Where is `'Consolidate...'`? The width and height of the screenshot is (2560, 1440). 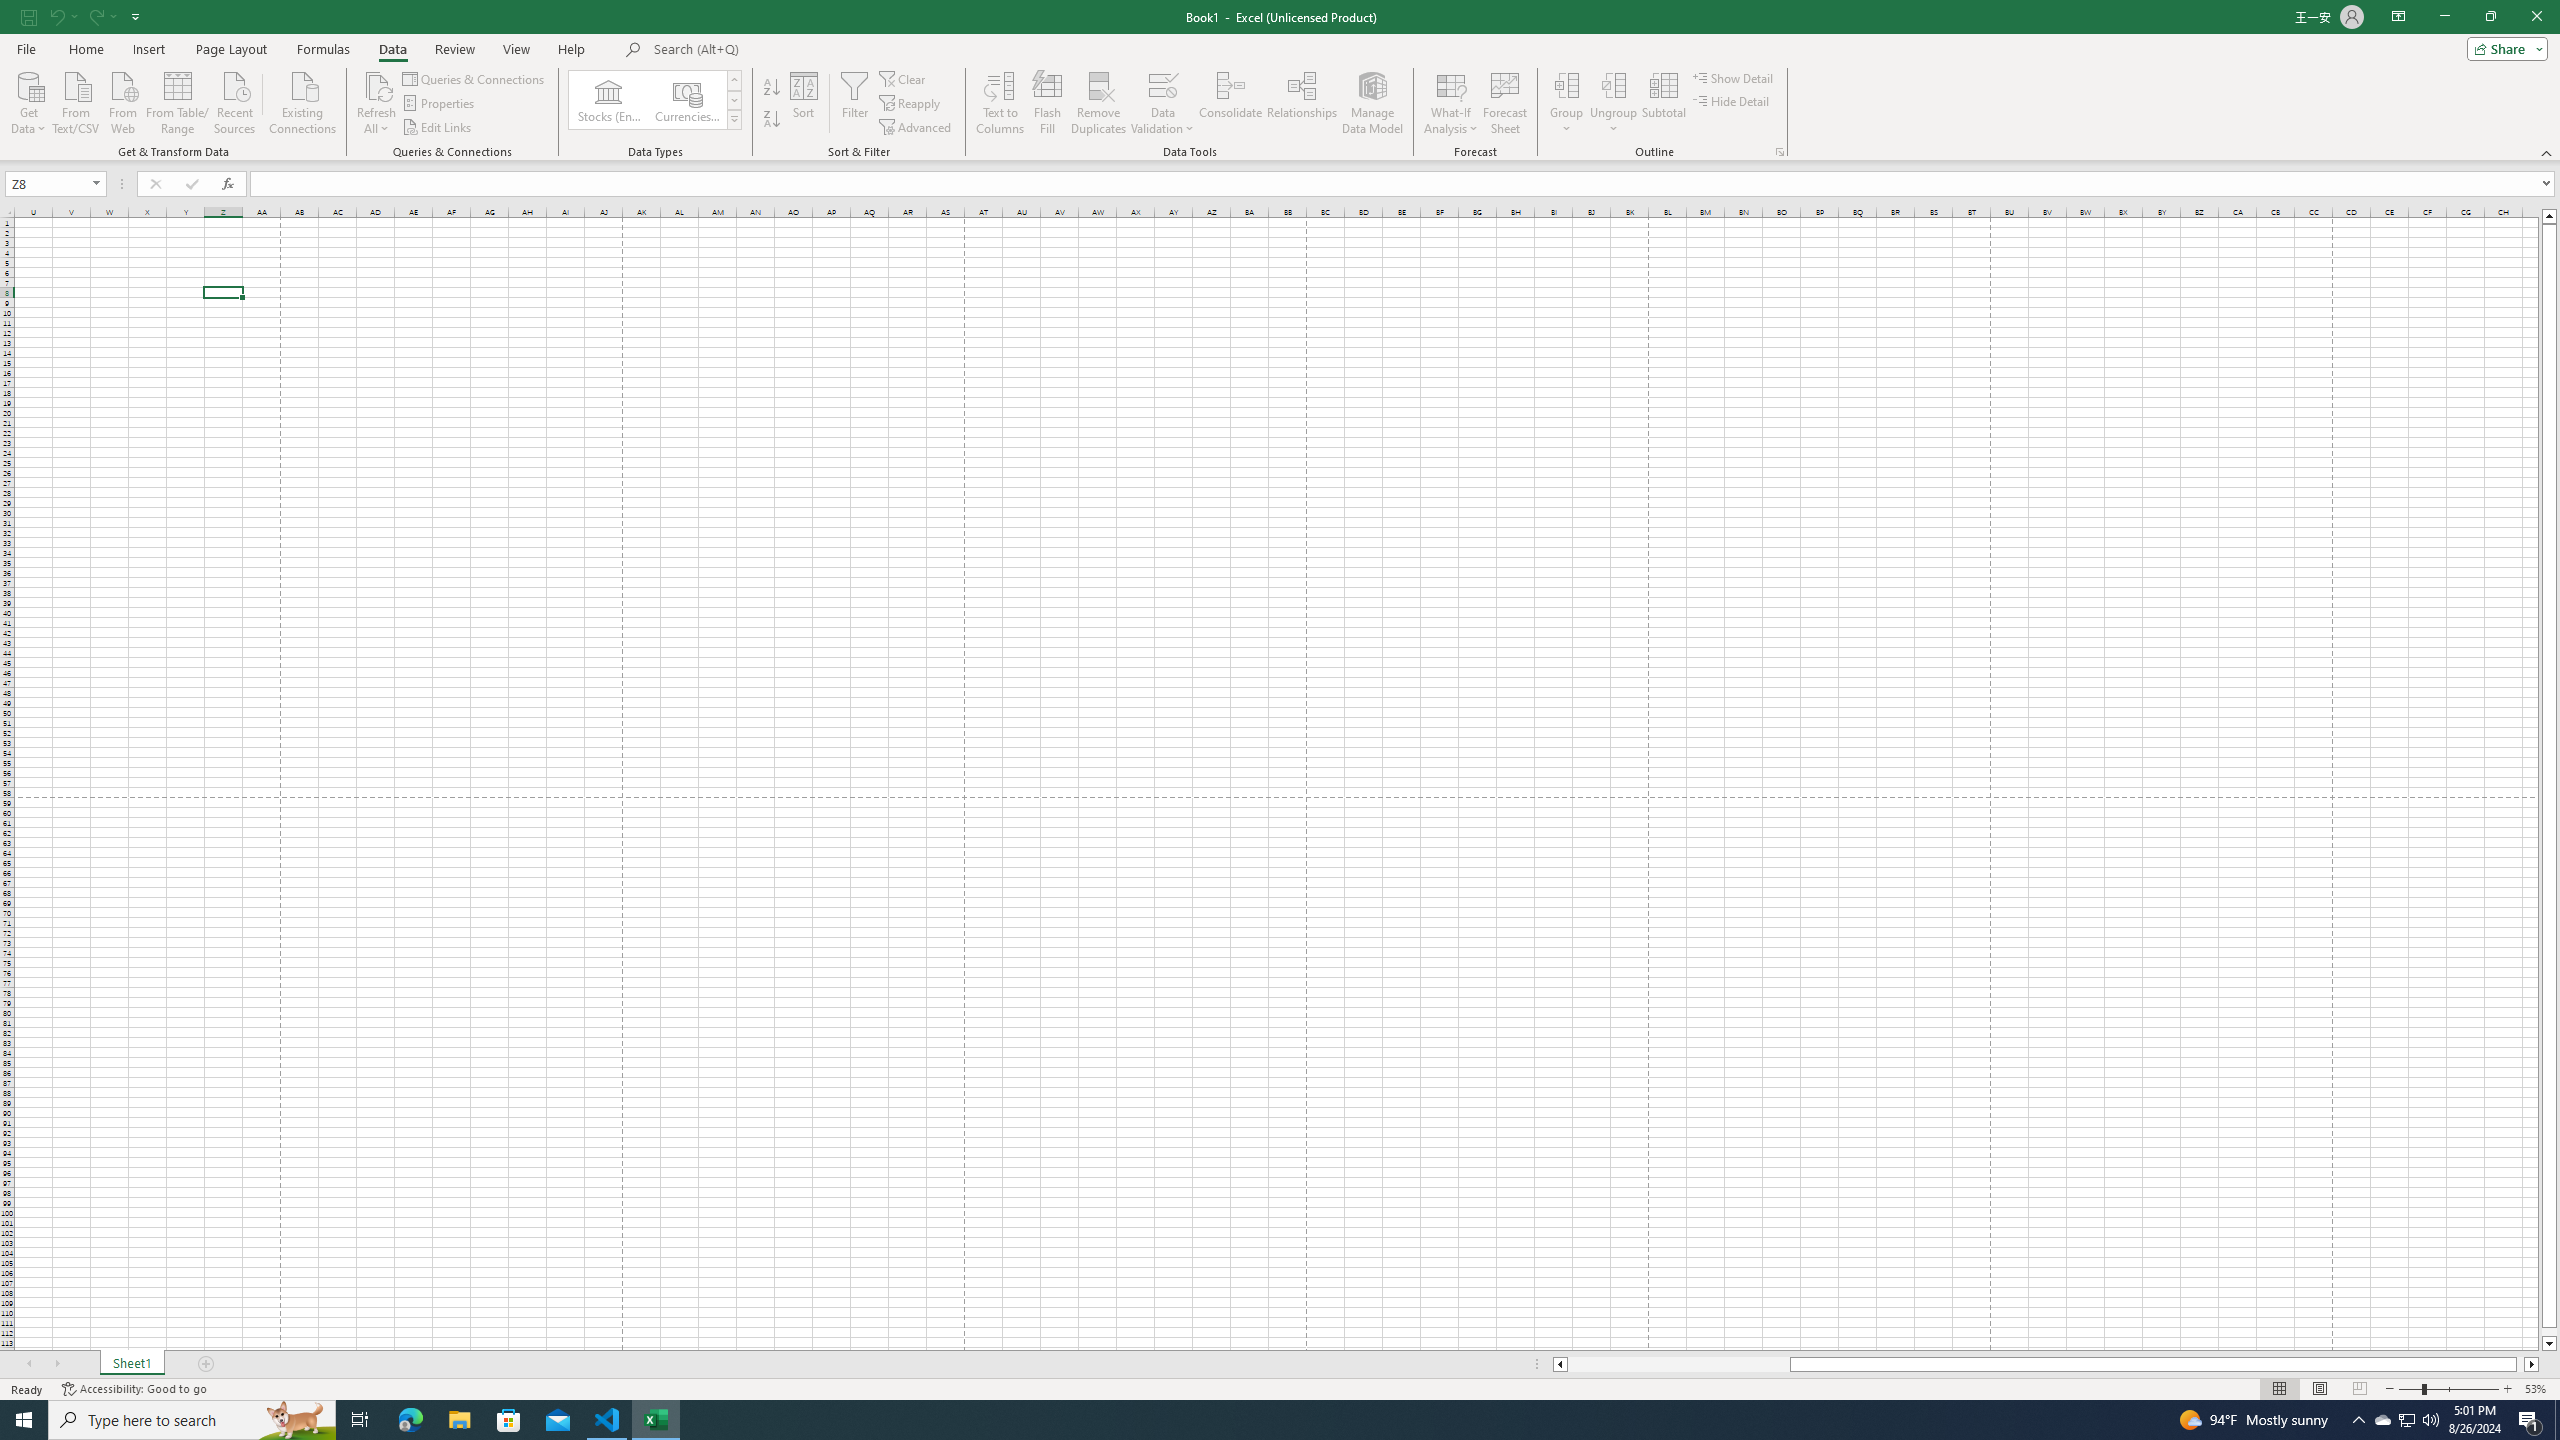 'Consolidate...' is located at coordinates (1231, 103).